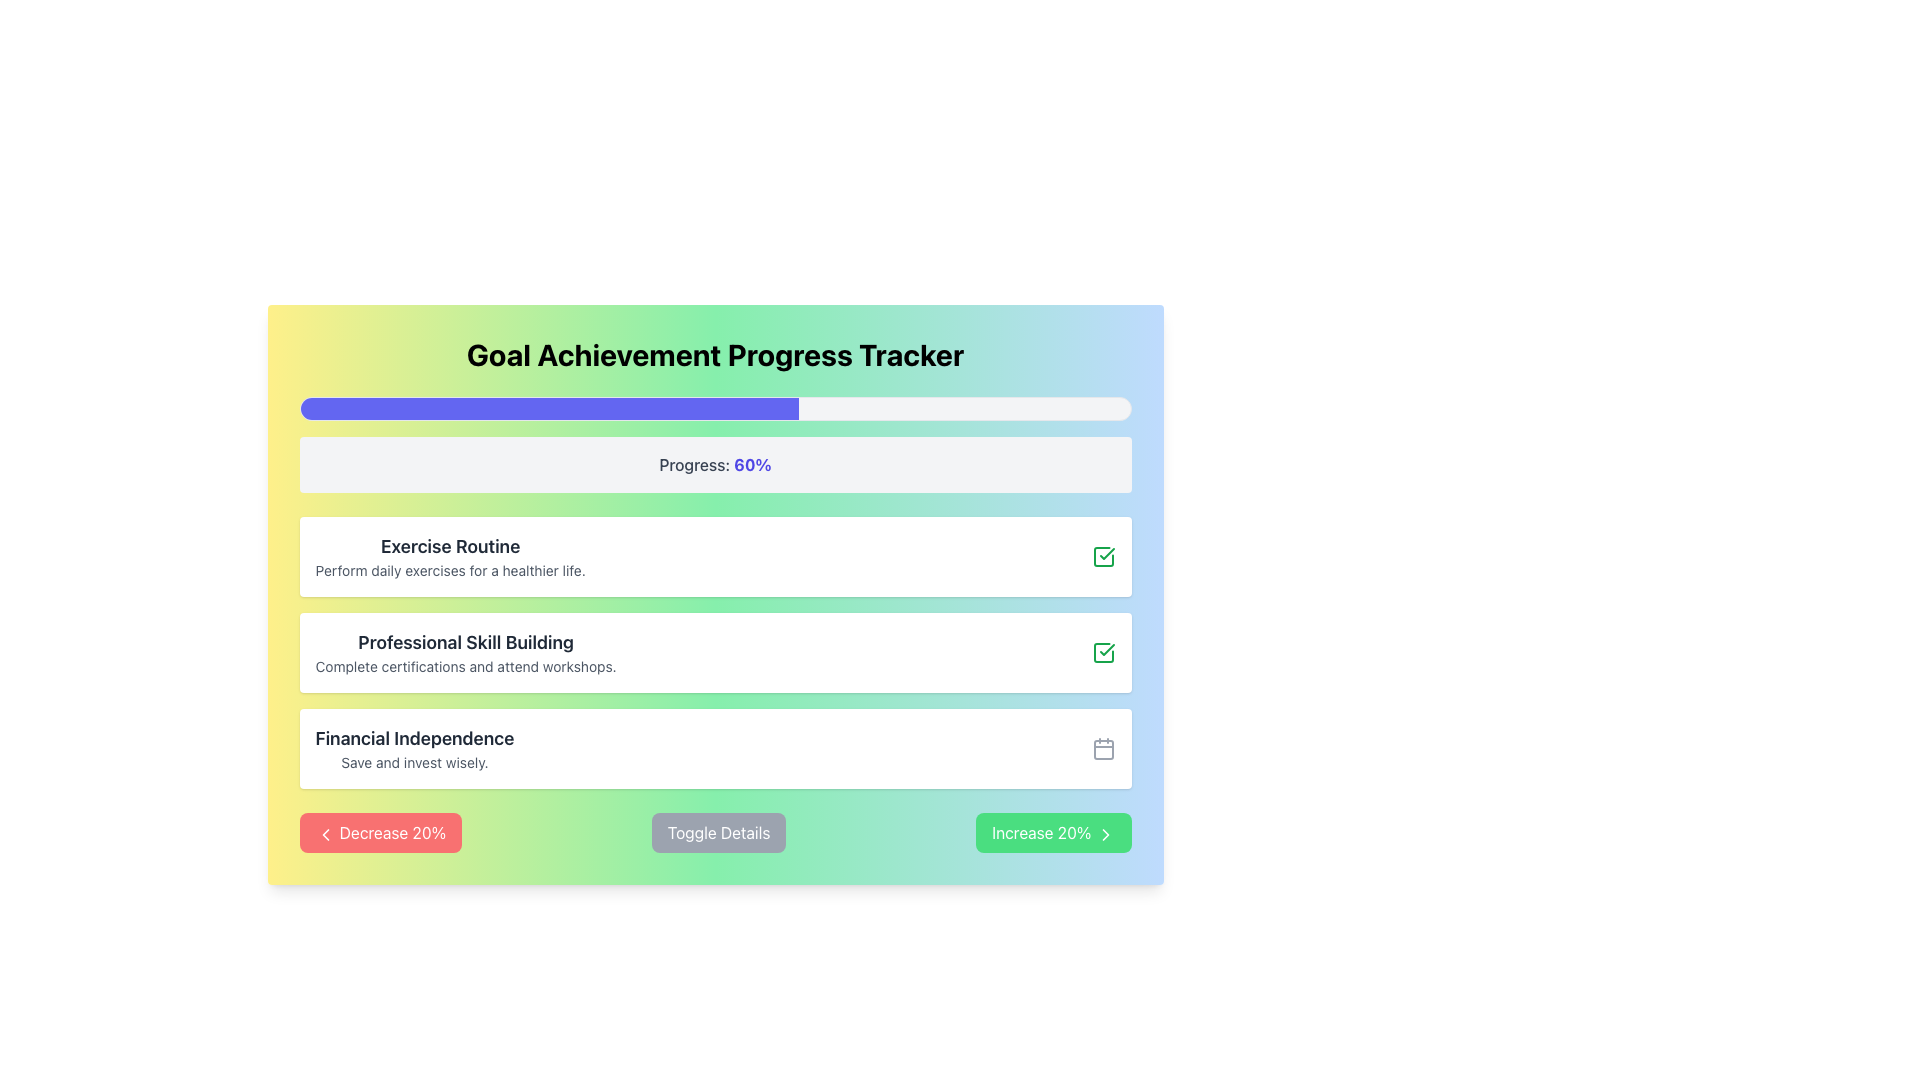 The image size is (1920, 1080). I want to click on details of the 'Exercise Routine' text block, which is the first card under the section of listed objectives in the interface, so click(449, 556).